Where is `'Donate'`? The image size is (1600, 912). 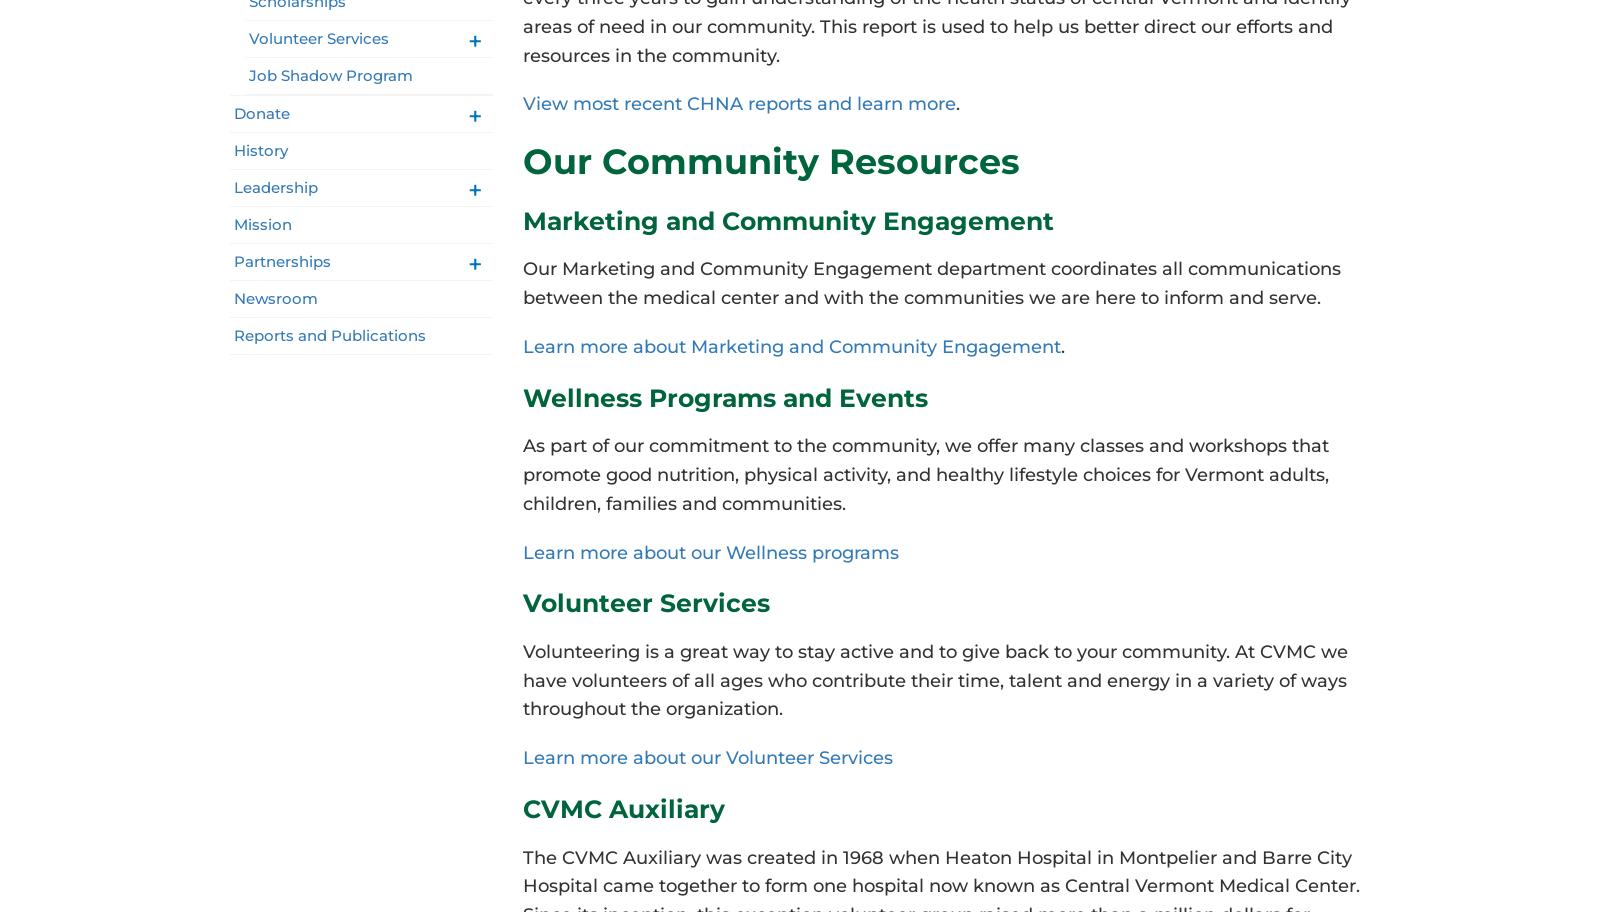
'Donate' is located at coordinates (233, 112).